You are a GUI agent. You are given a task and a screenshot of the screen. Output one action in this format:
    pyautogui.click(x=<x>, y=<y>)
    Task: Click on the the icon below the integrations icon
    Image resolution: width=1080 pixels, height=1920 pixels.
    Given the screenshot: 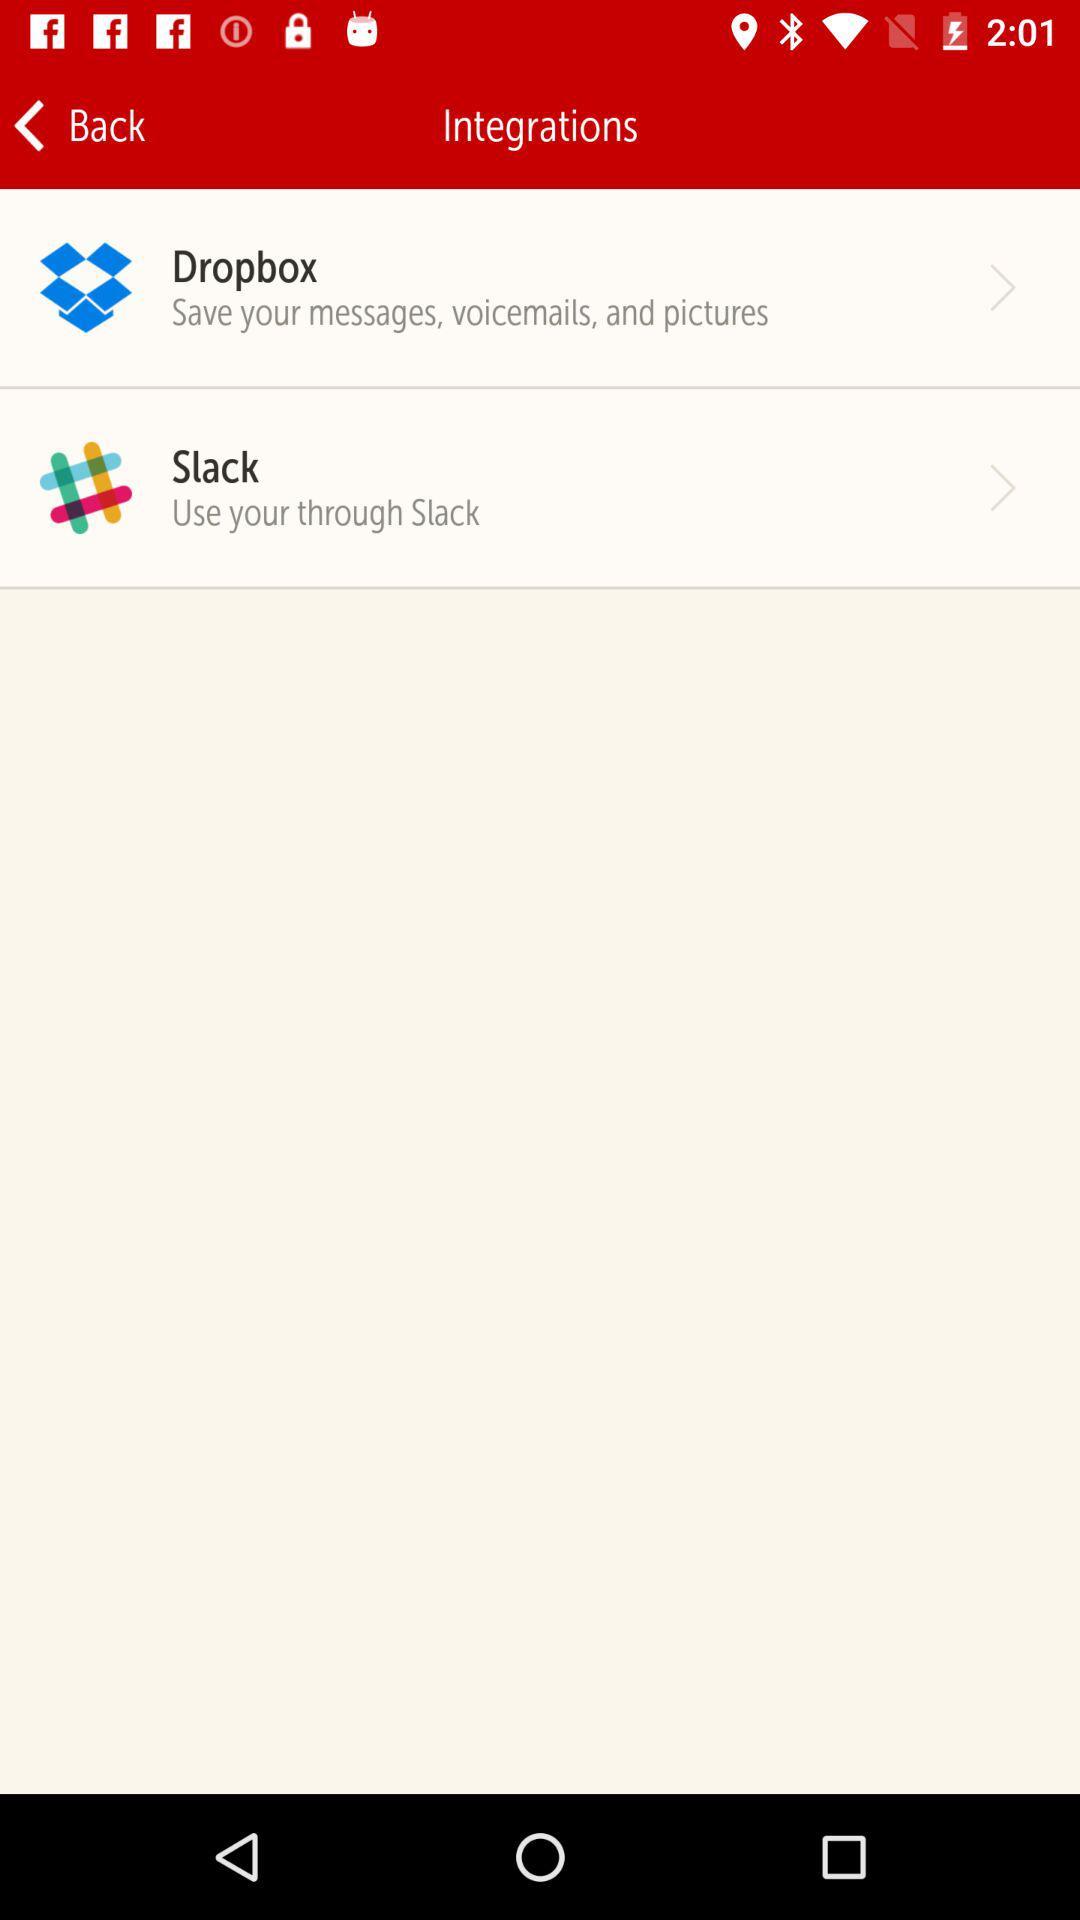 What is the action you would take?
    pyautogui.click(x=243, y=265)
    